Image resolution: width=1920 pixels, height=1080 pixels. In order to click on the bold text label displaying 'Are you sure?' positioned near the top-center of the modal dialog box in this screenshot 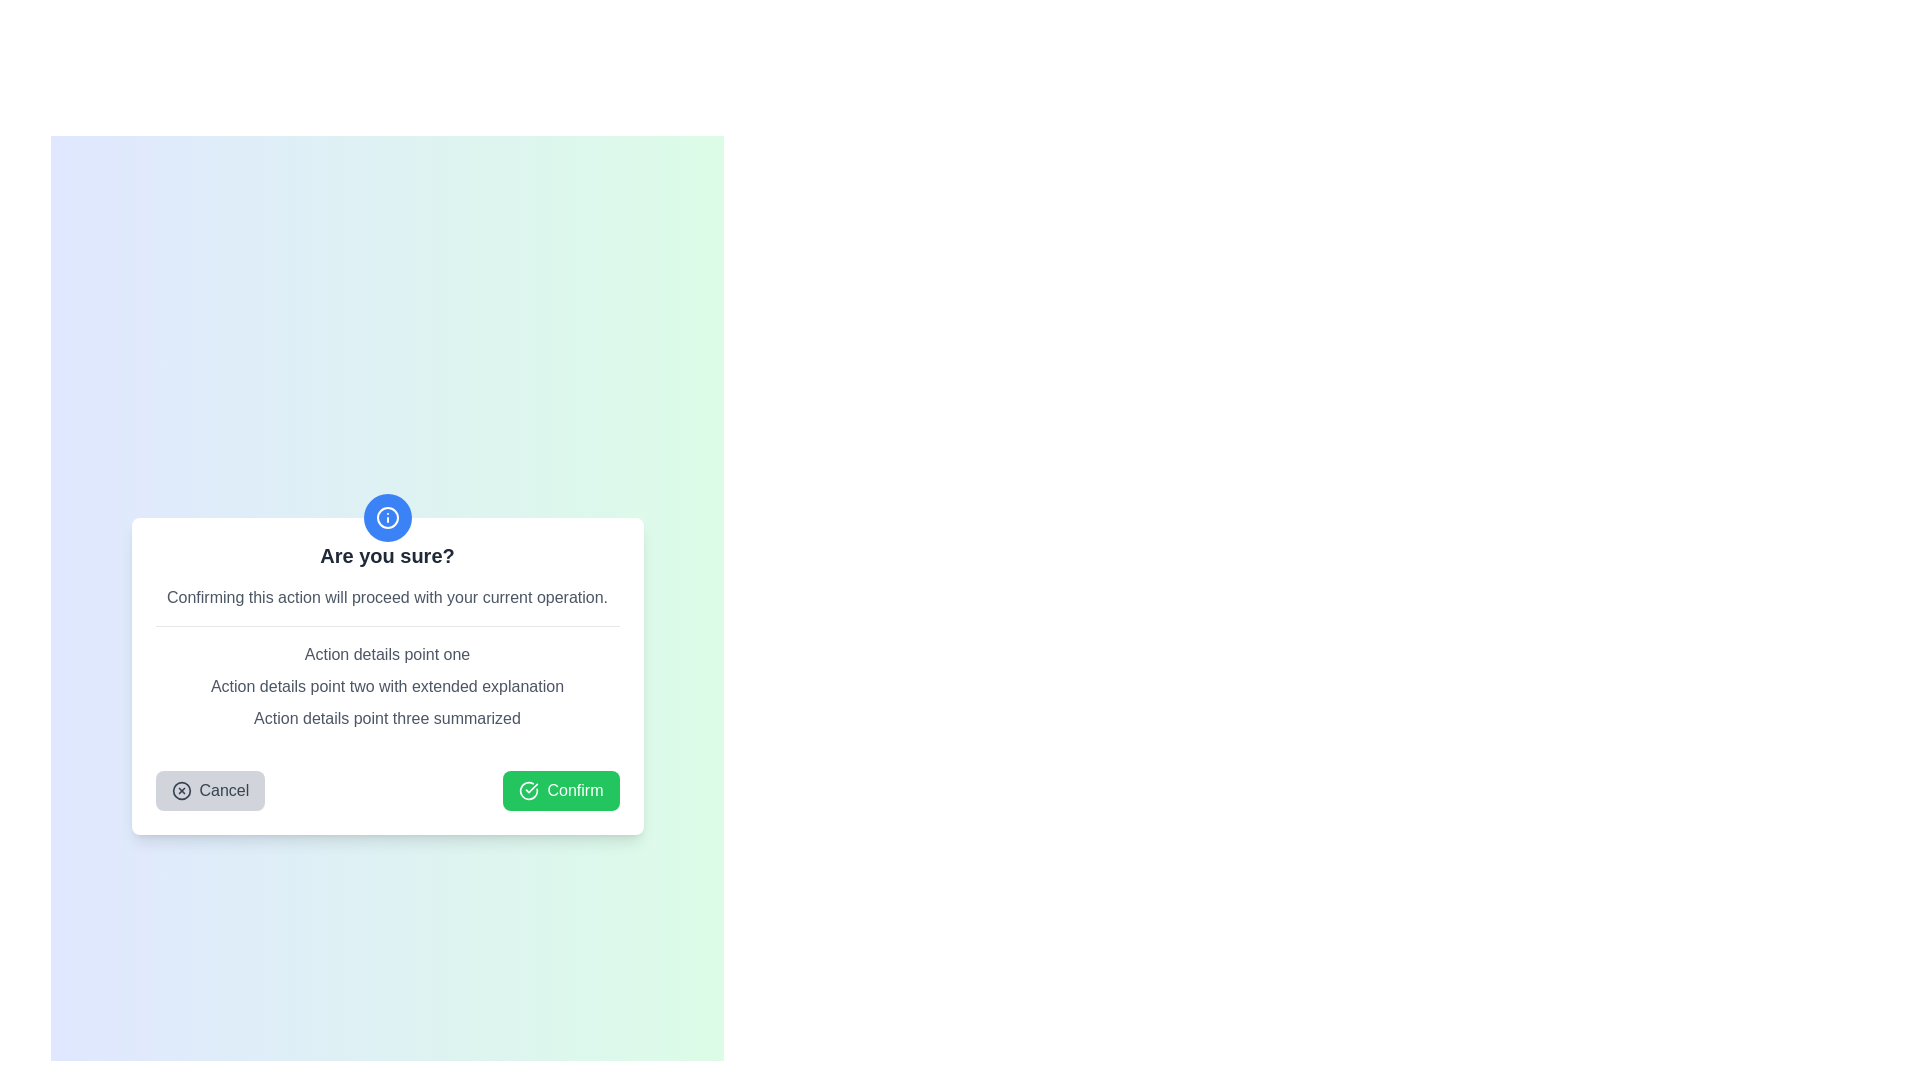, I will do `click(387, 555)`.